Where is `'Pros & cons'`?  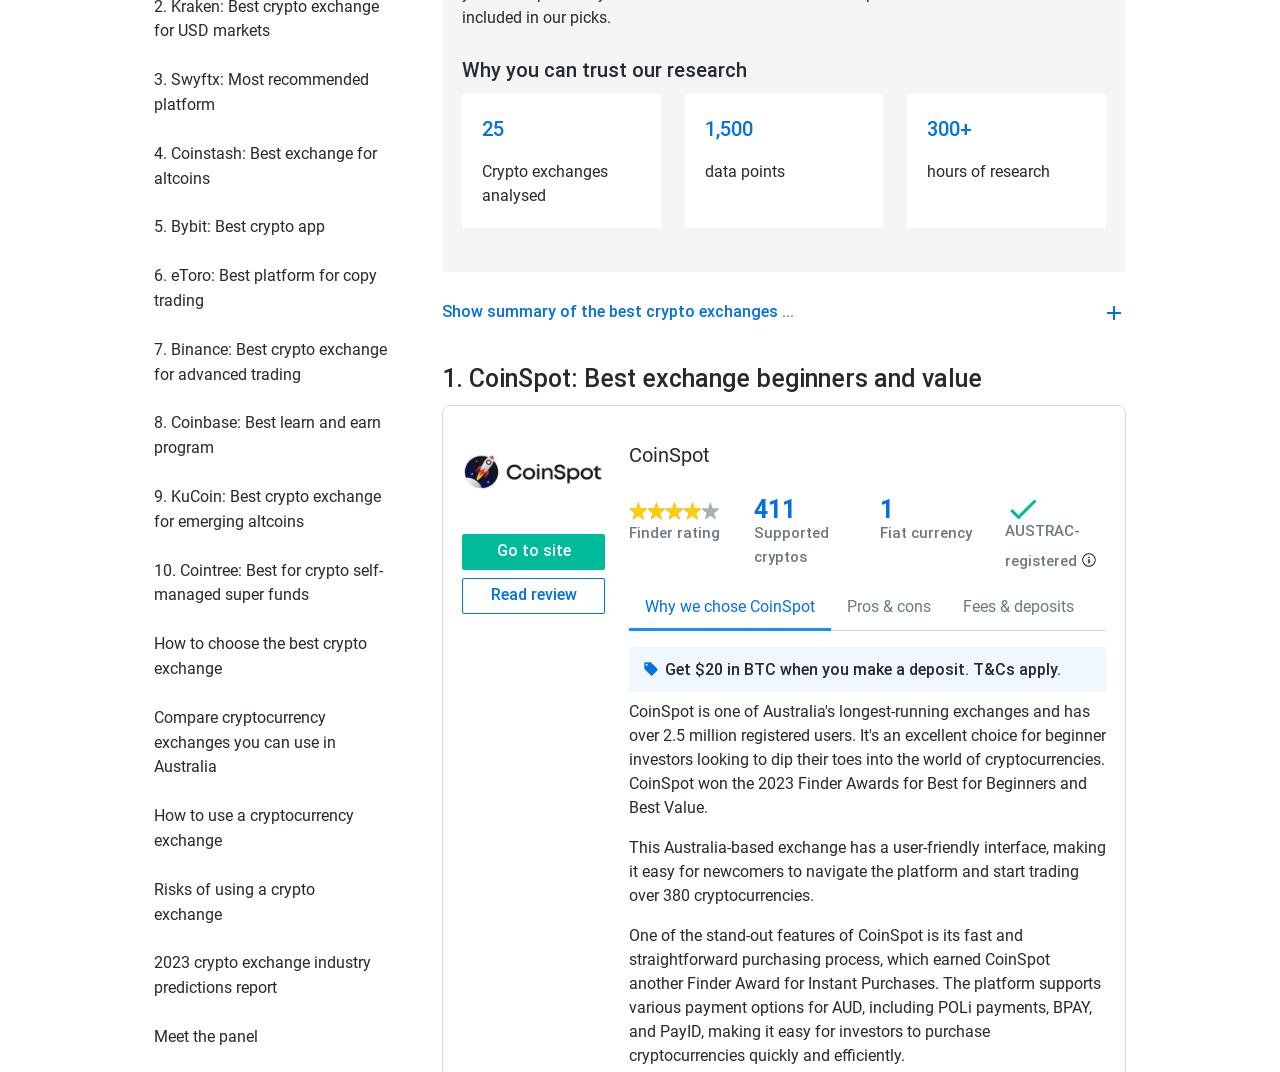
'Pros & cons' is located at coordinates (887, 606).